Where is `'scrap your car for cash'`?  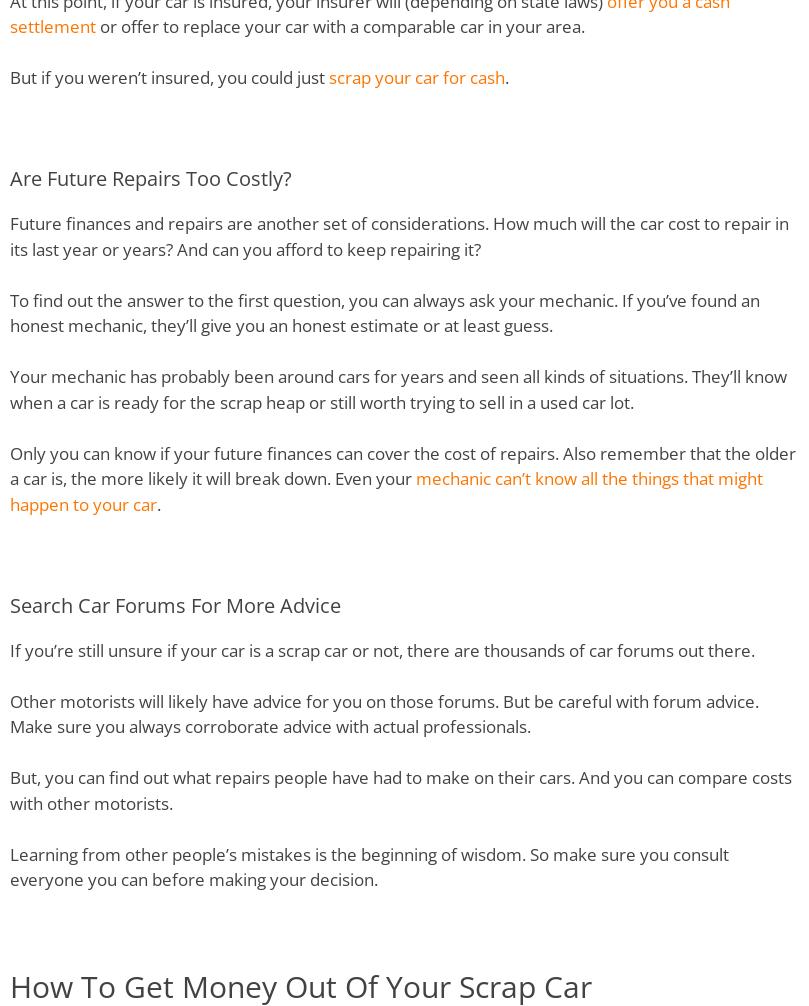 'scrap your car for cash' is located at coordinates (416, 77).